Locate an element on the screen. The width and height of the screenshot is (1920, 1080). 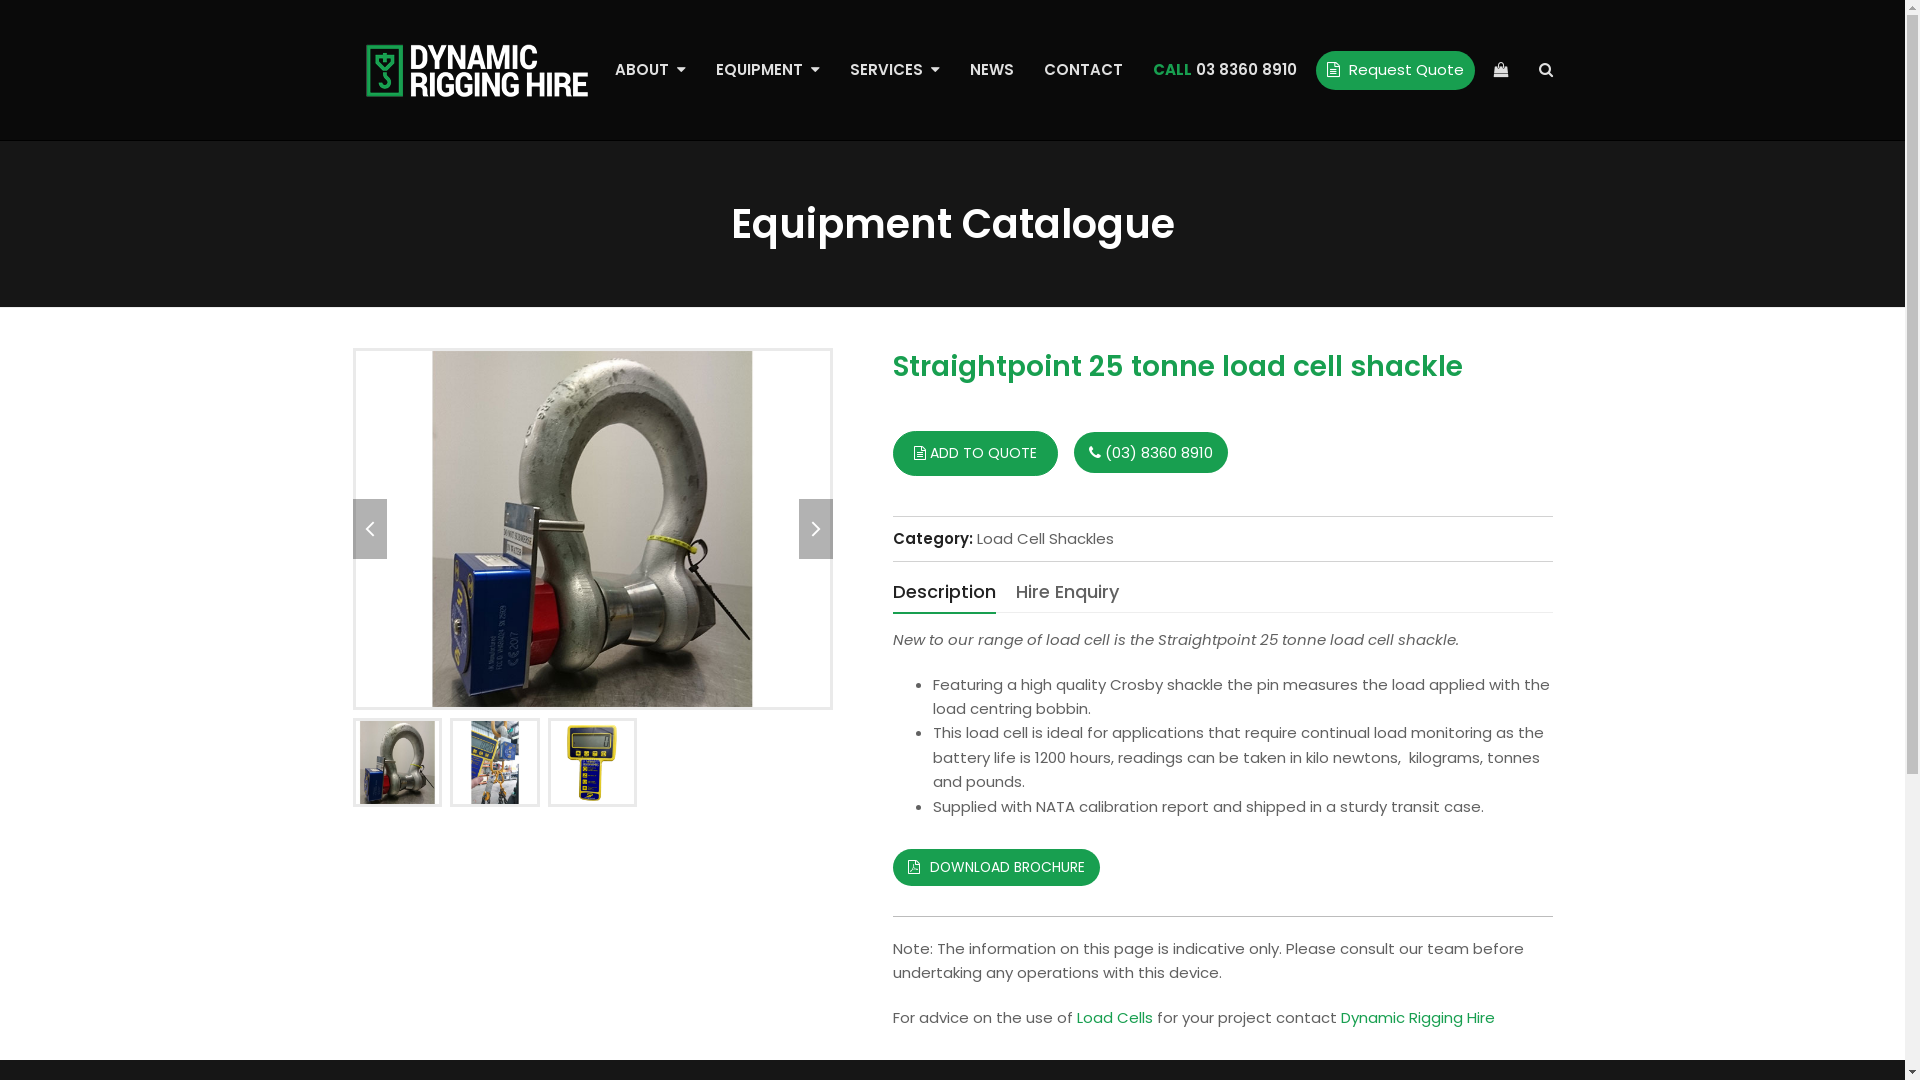
'(03) 8360 8910' is located at coordinates (1073, 452).